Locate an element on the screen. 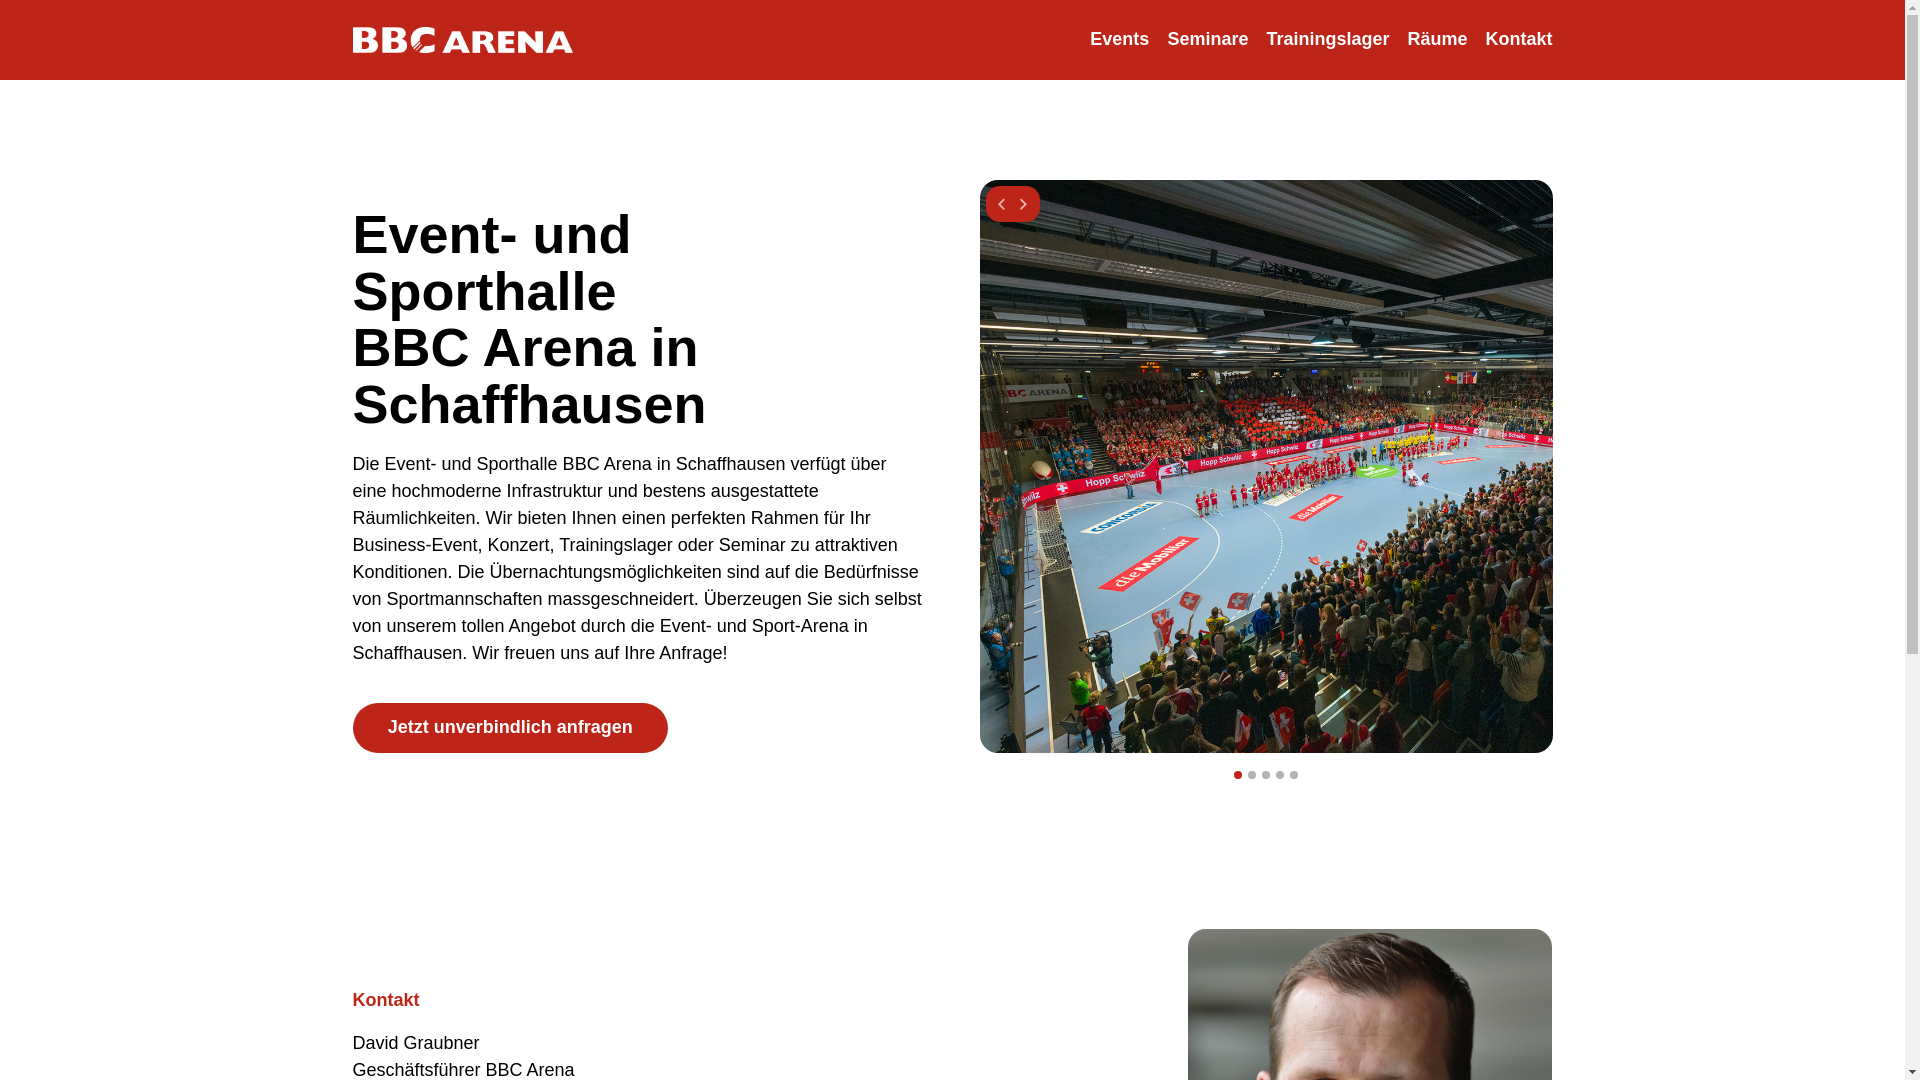 The image size is (1920, 1080). 'Kontakt' is located at coordinates (1518, 39).